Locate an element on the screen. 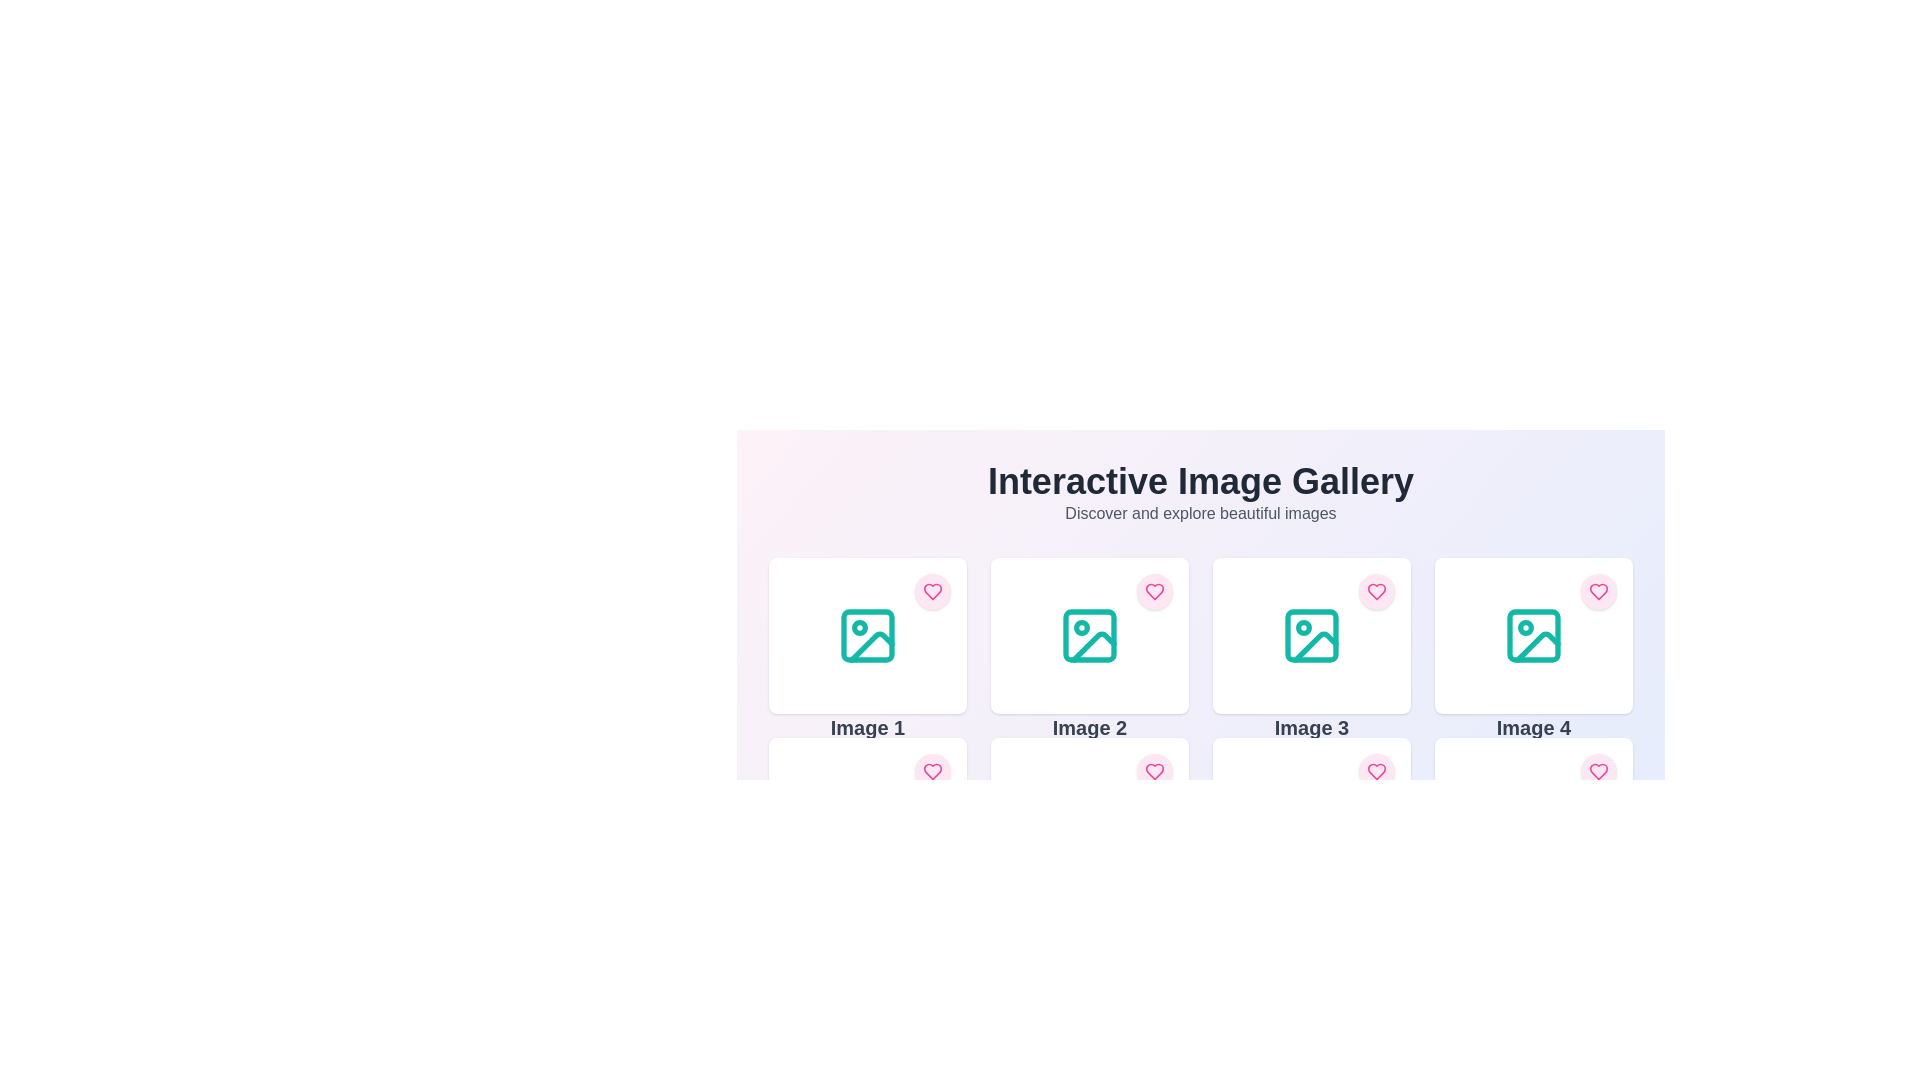  the Icon located centrally within the card labeled 'Image 3' is located at coordinates (1311, 636).